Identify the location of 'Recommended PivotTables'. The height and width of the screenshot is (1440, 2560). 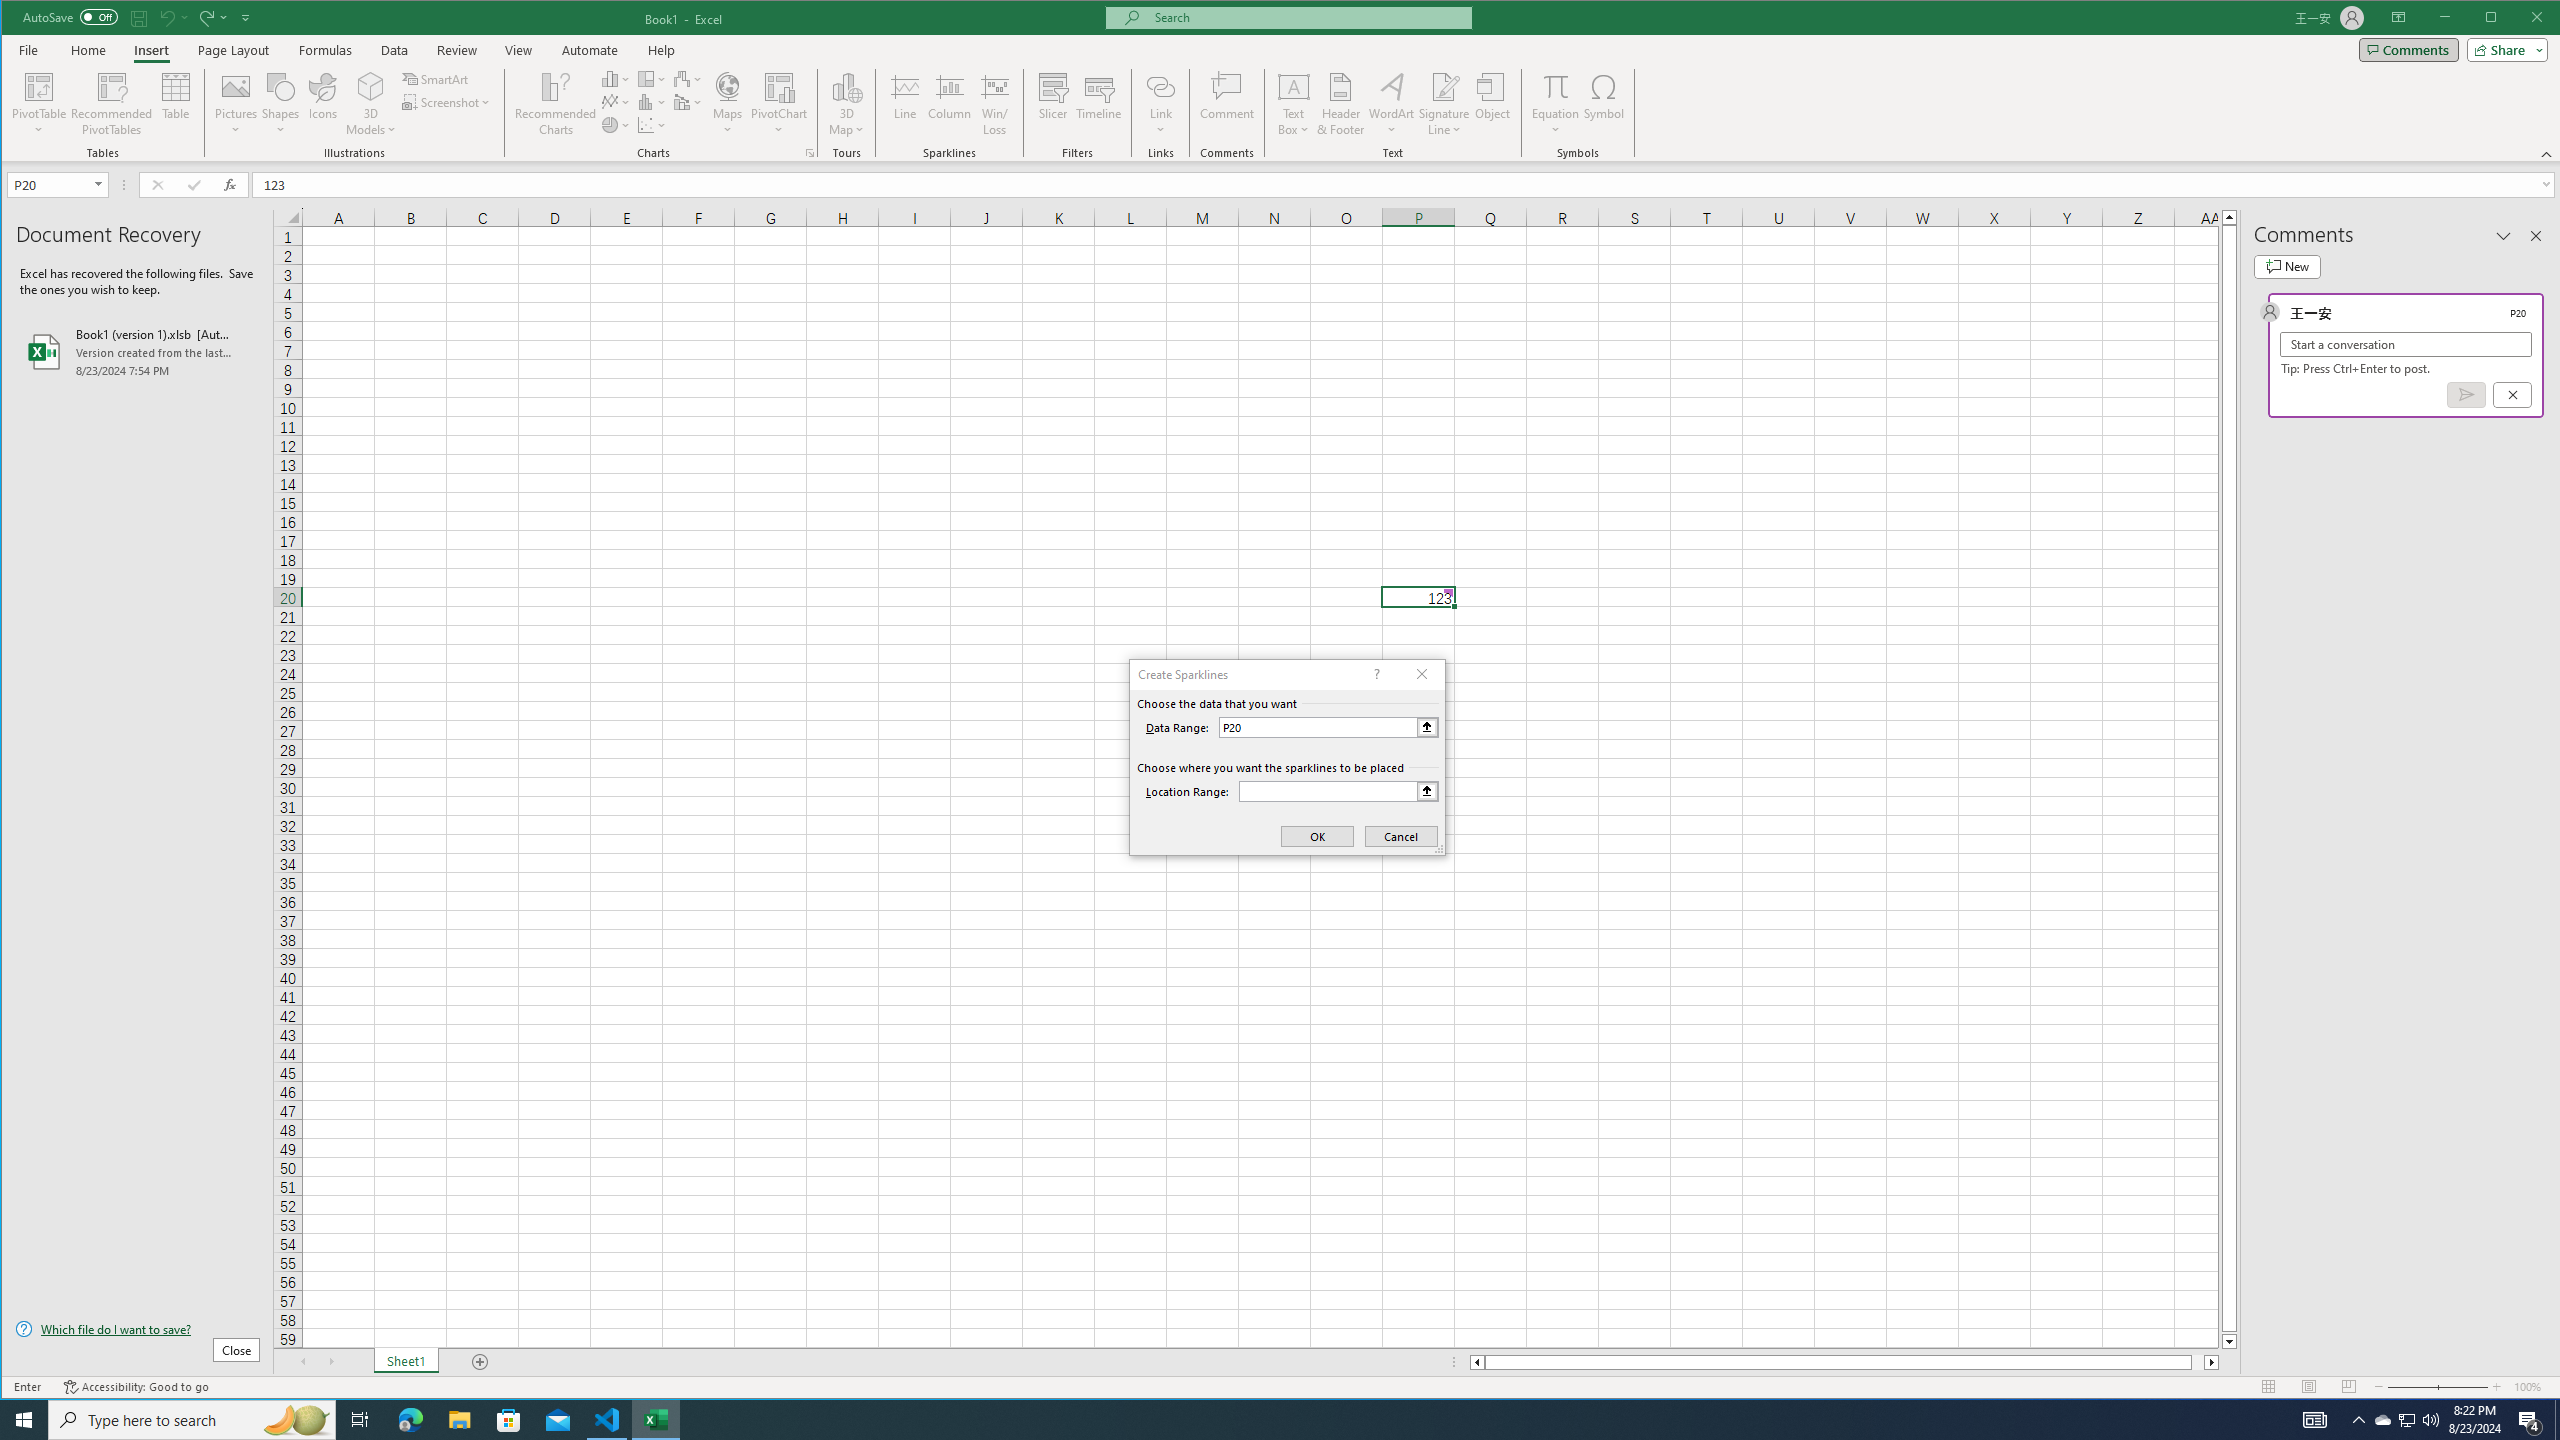
(111, 103).